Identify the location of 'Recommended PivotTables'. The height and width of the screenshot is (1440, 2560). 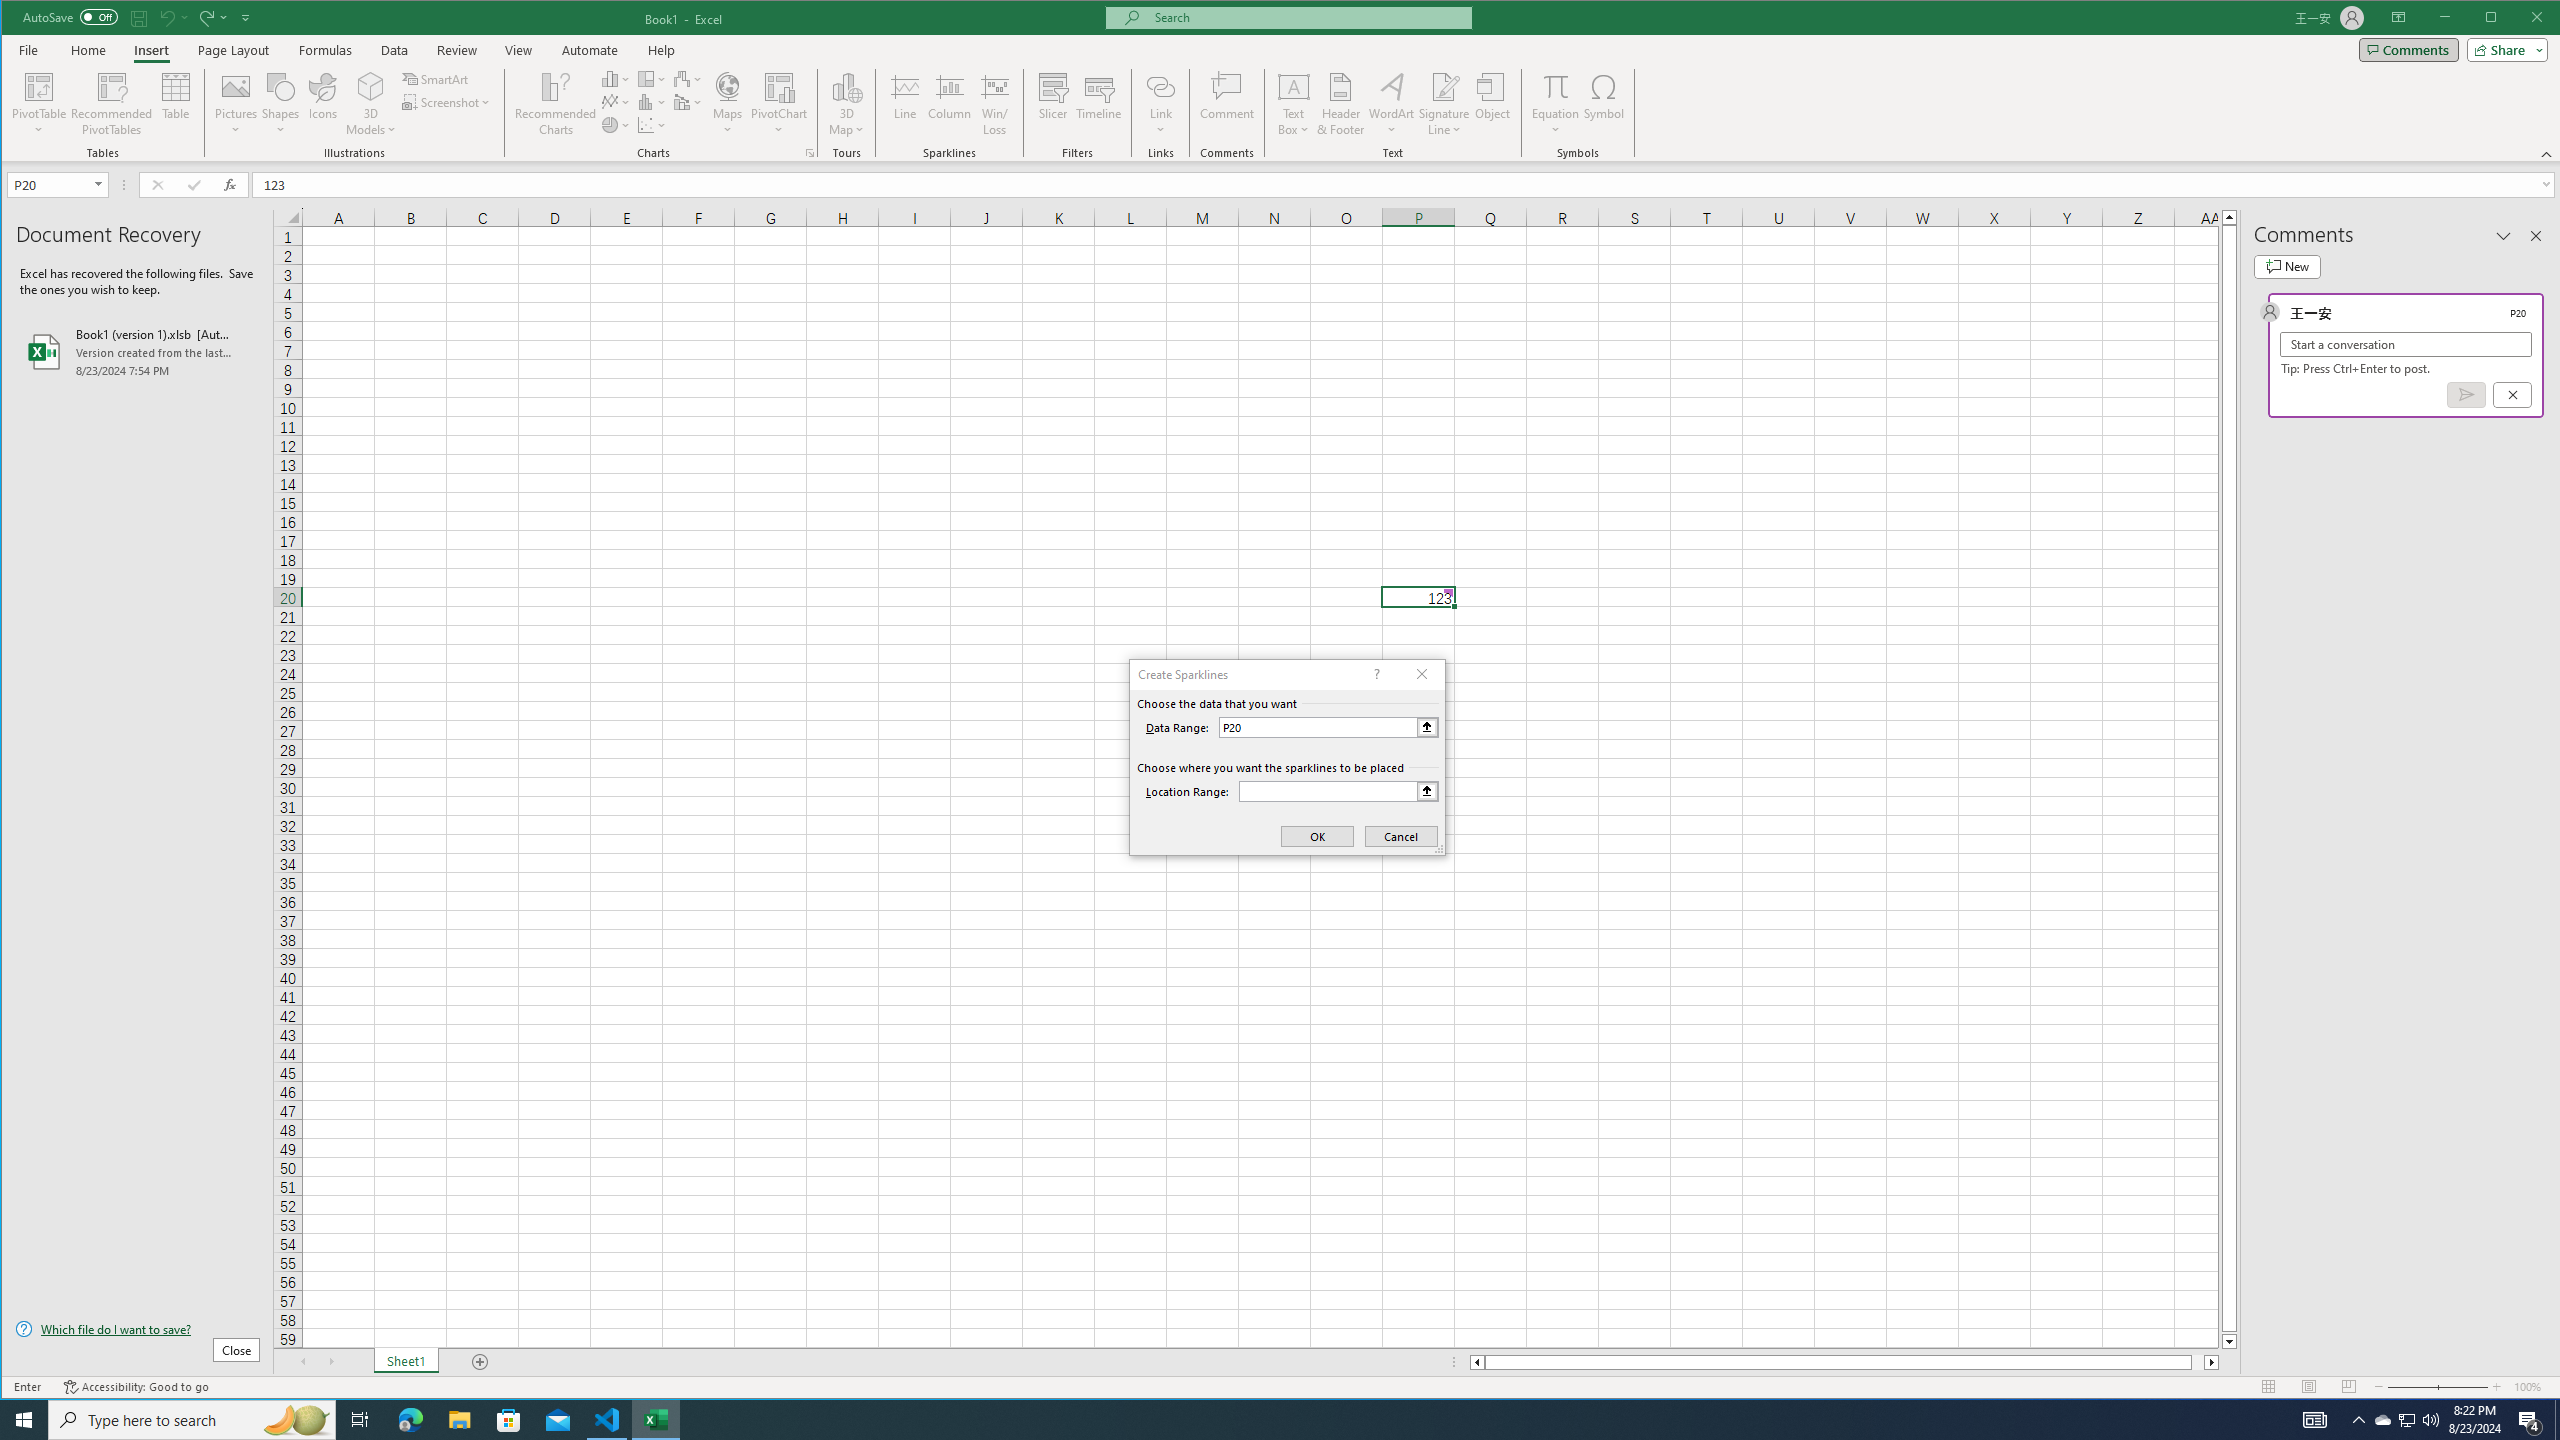
(111, 103).